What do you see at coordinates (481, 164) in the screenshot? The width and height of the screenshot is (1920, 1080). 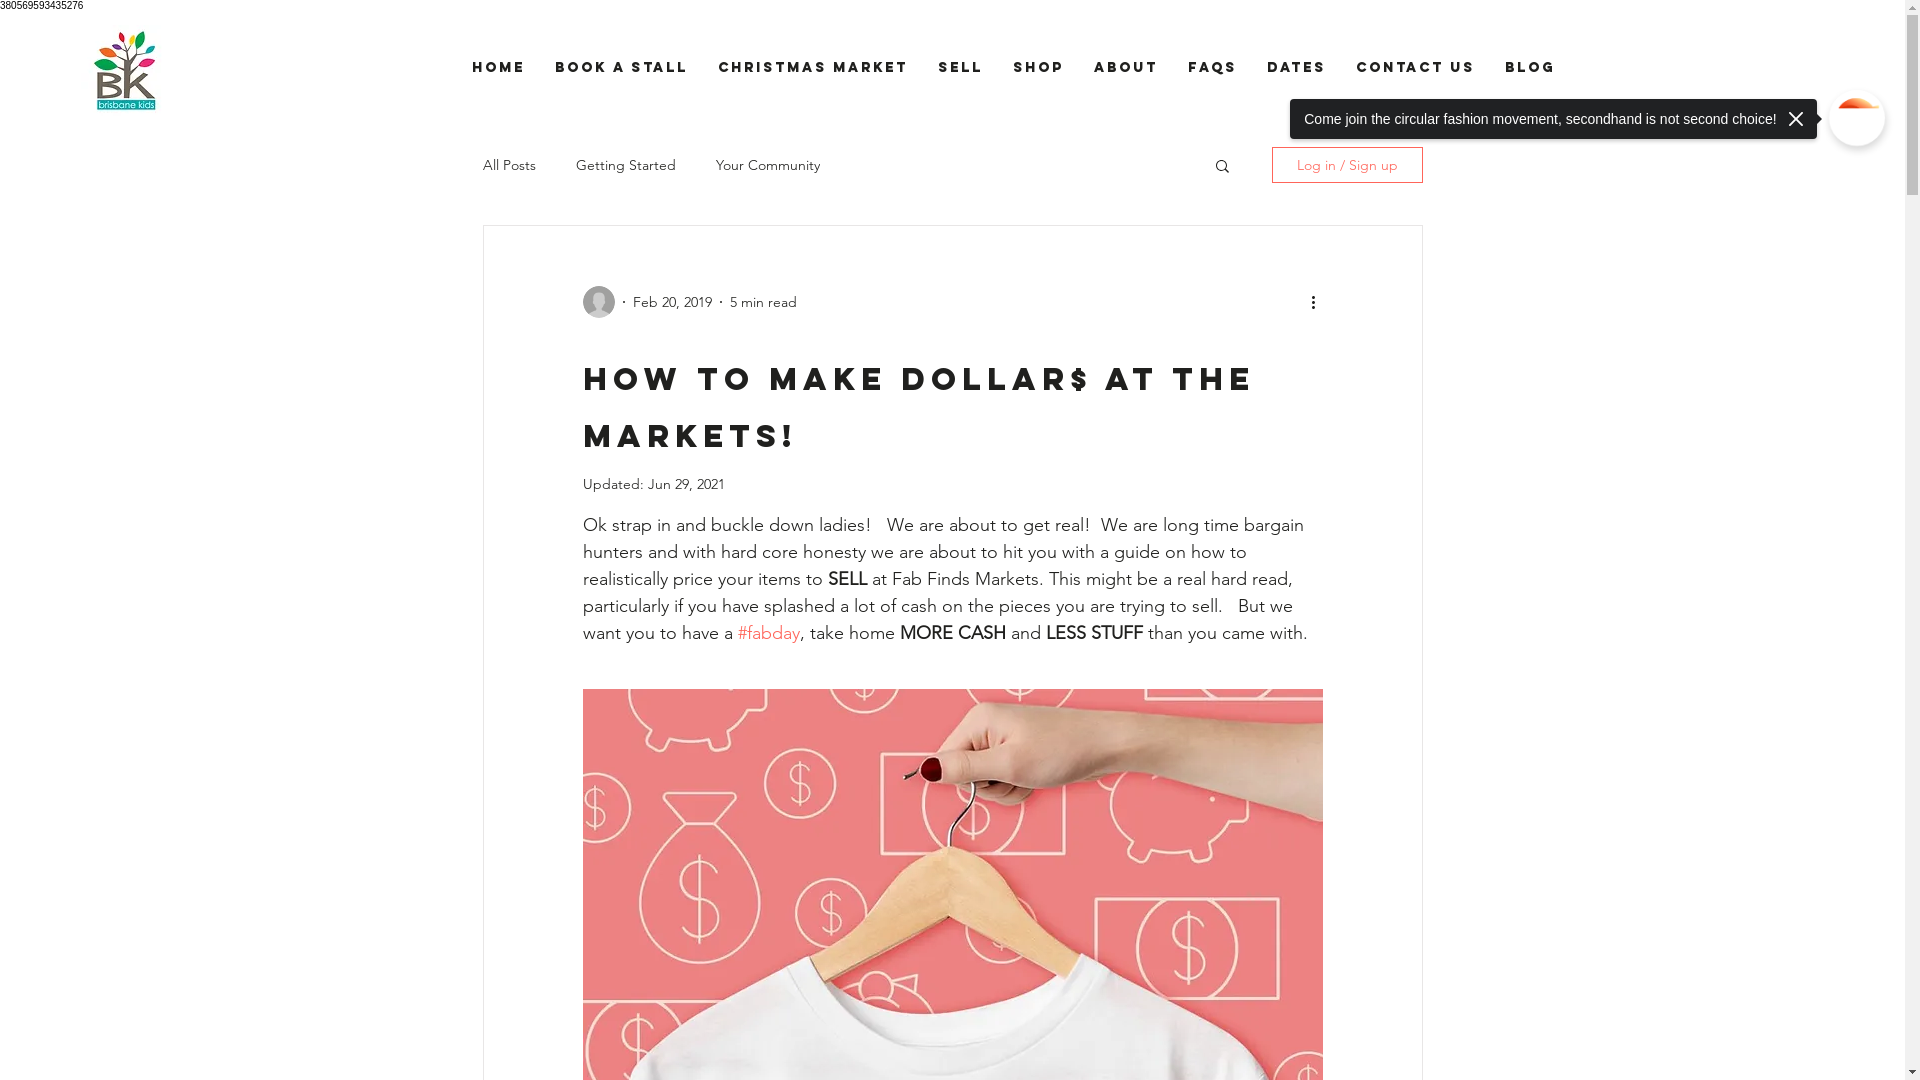 I see `'All Posts'` at bounding box center [481, 164].